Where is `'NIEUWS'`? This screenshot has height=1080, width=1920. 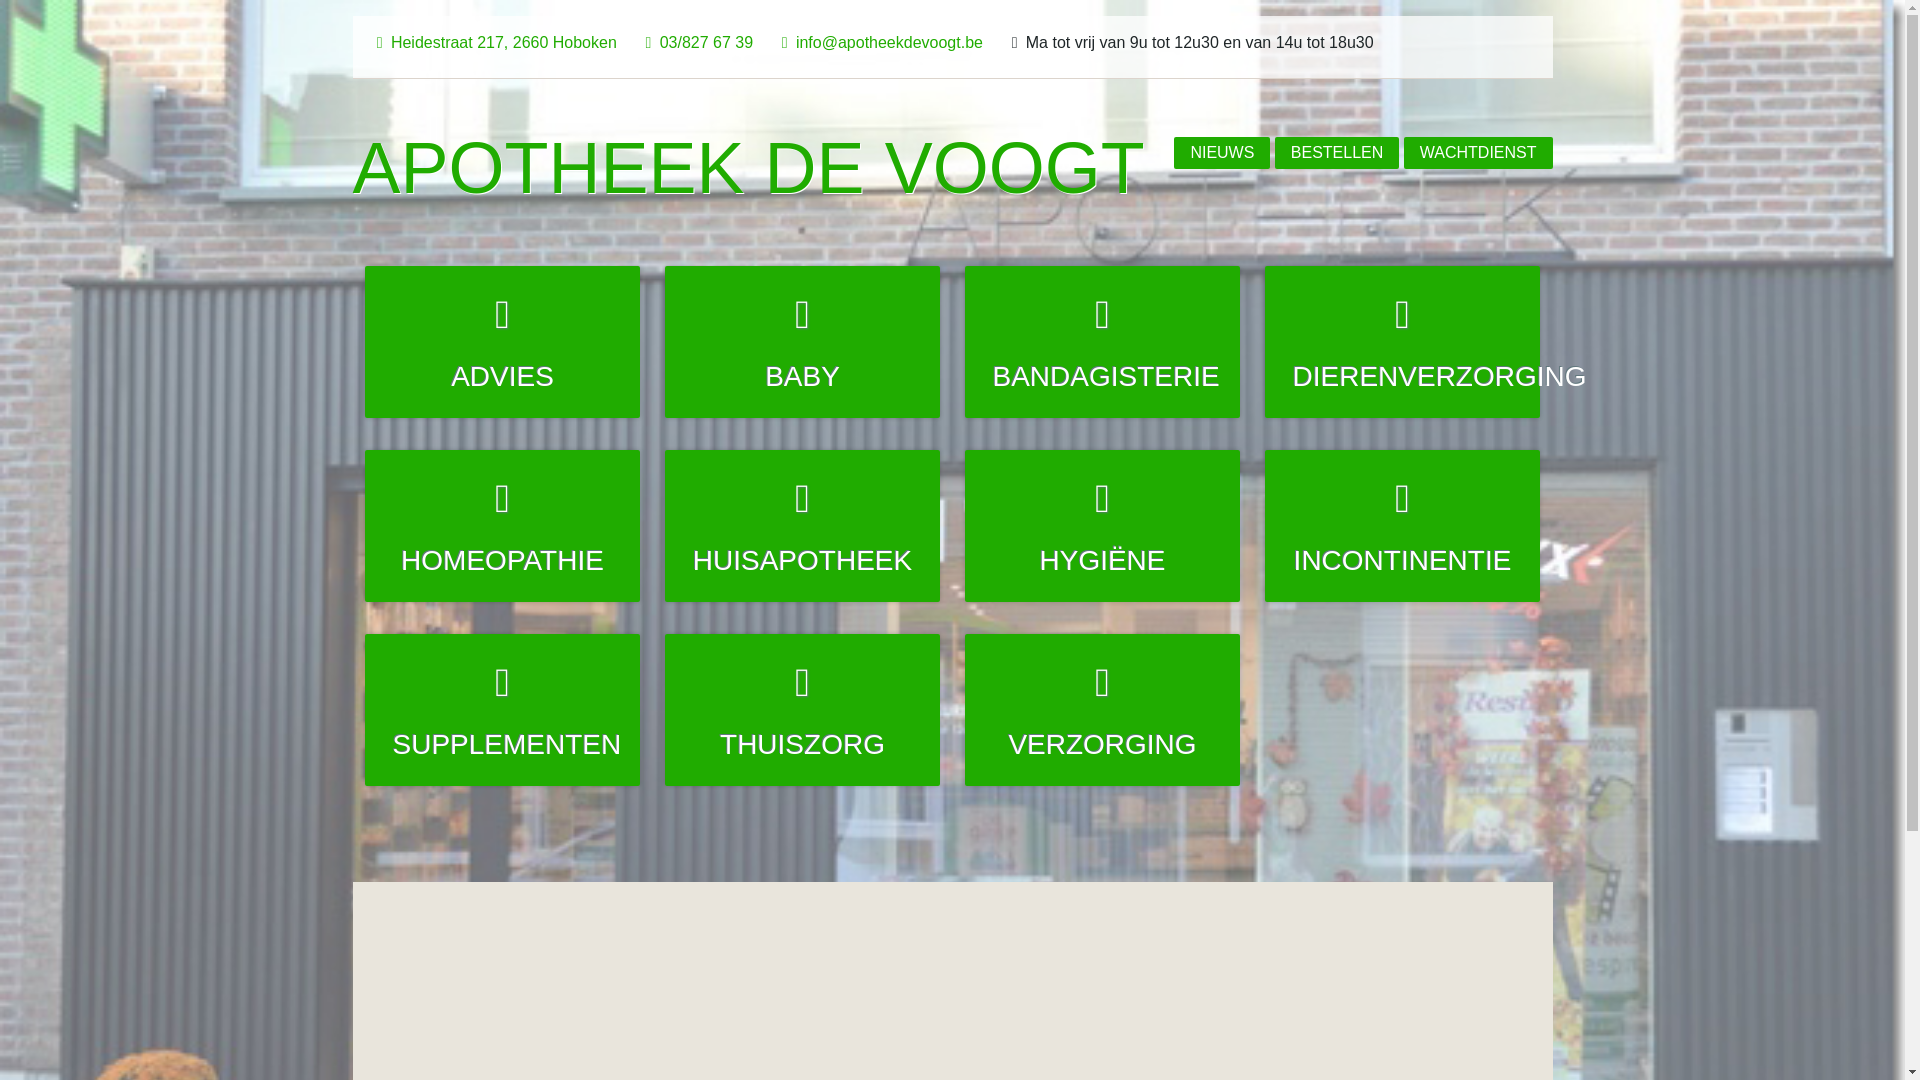
'NIEUWS' is located at coordinates (1221, 152).